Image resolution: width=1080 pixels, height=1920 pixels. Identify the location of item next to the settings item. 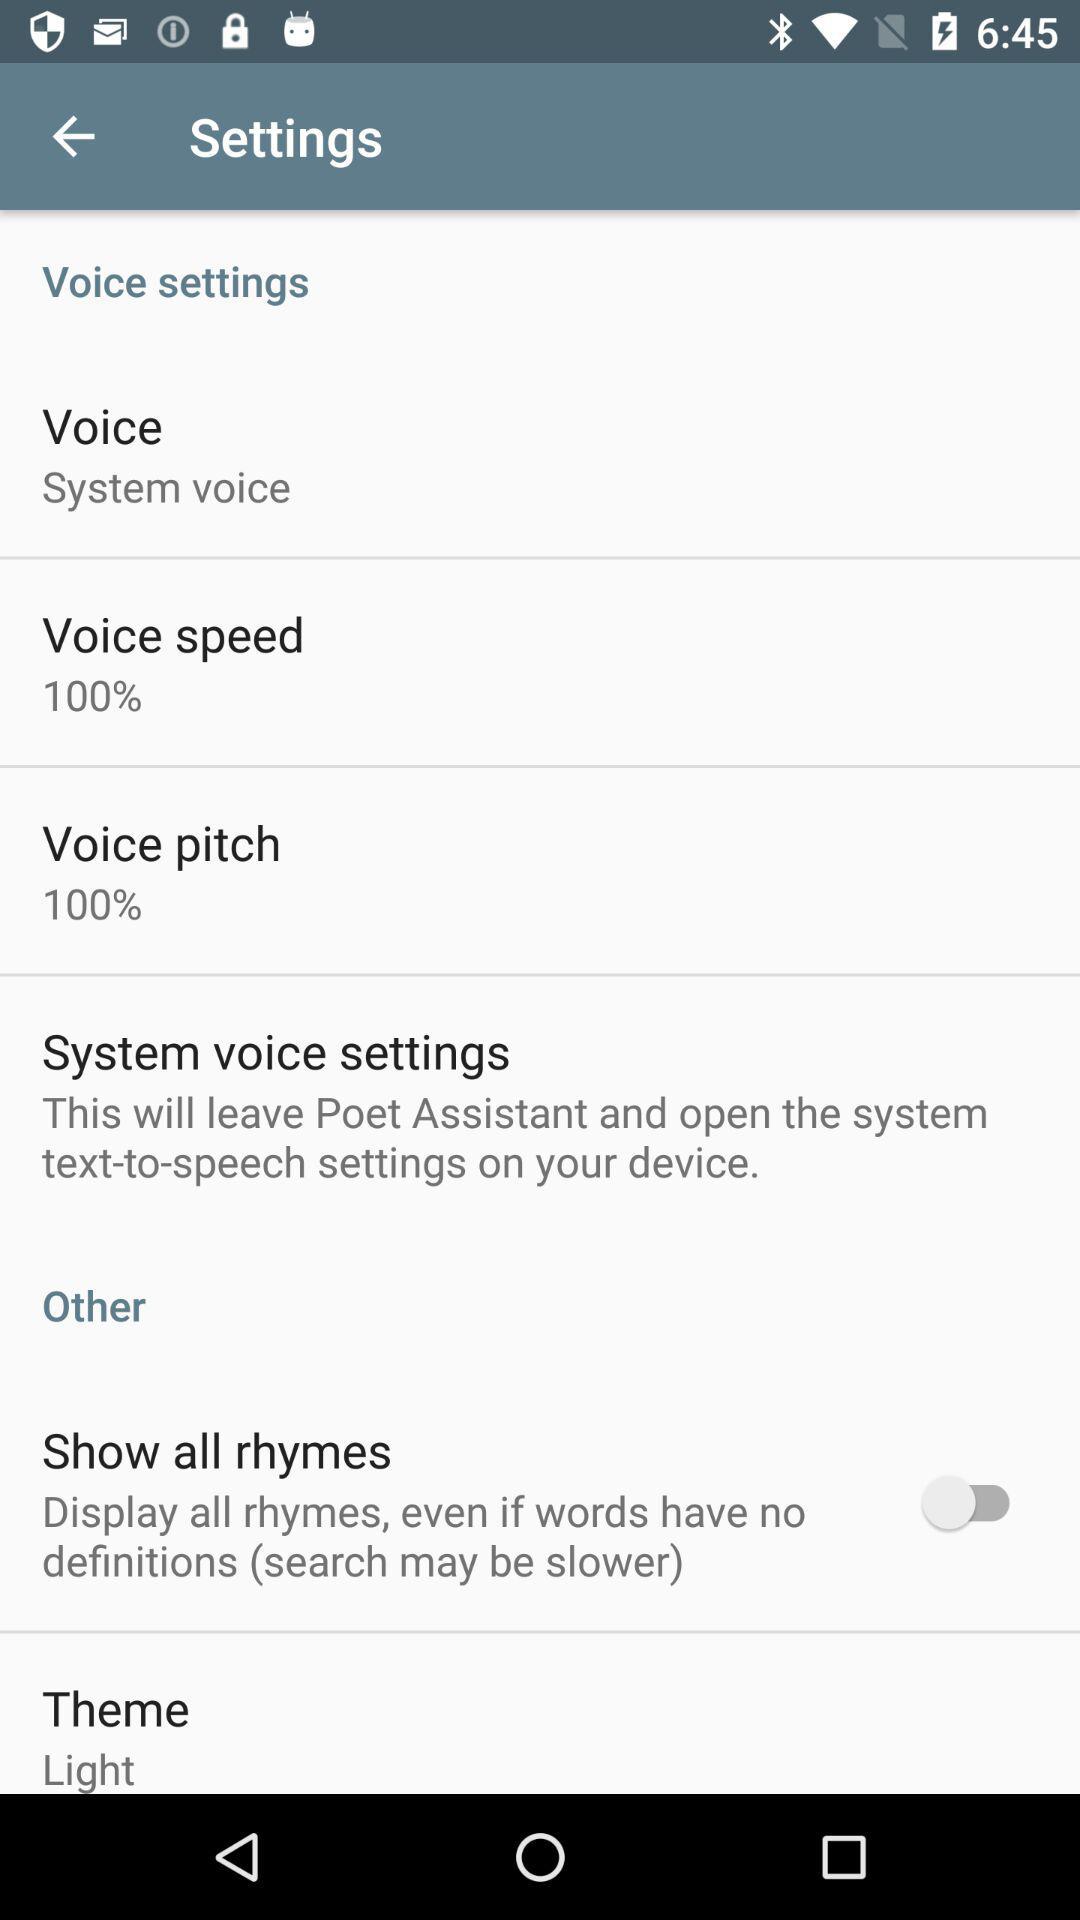
(72, 135).